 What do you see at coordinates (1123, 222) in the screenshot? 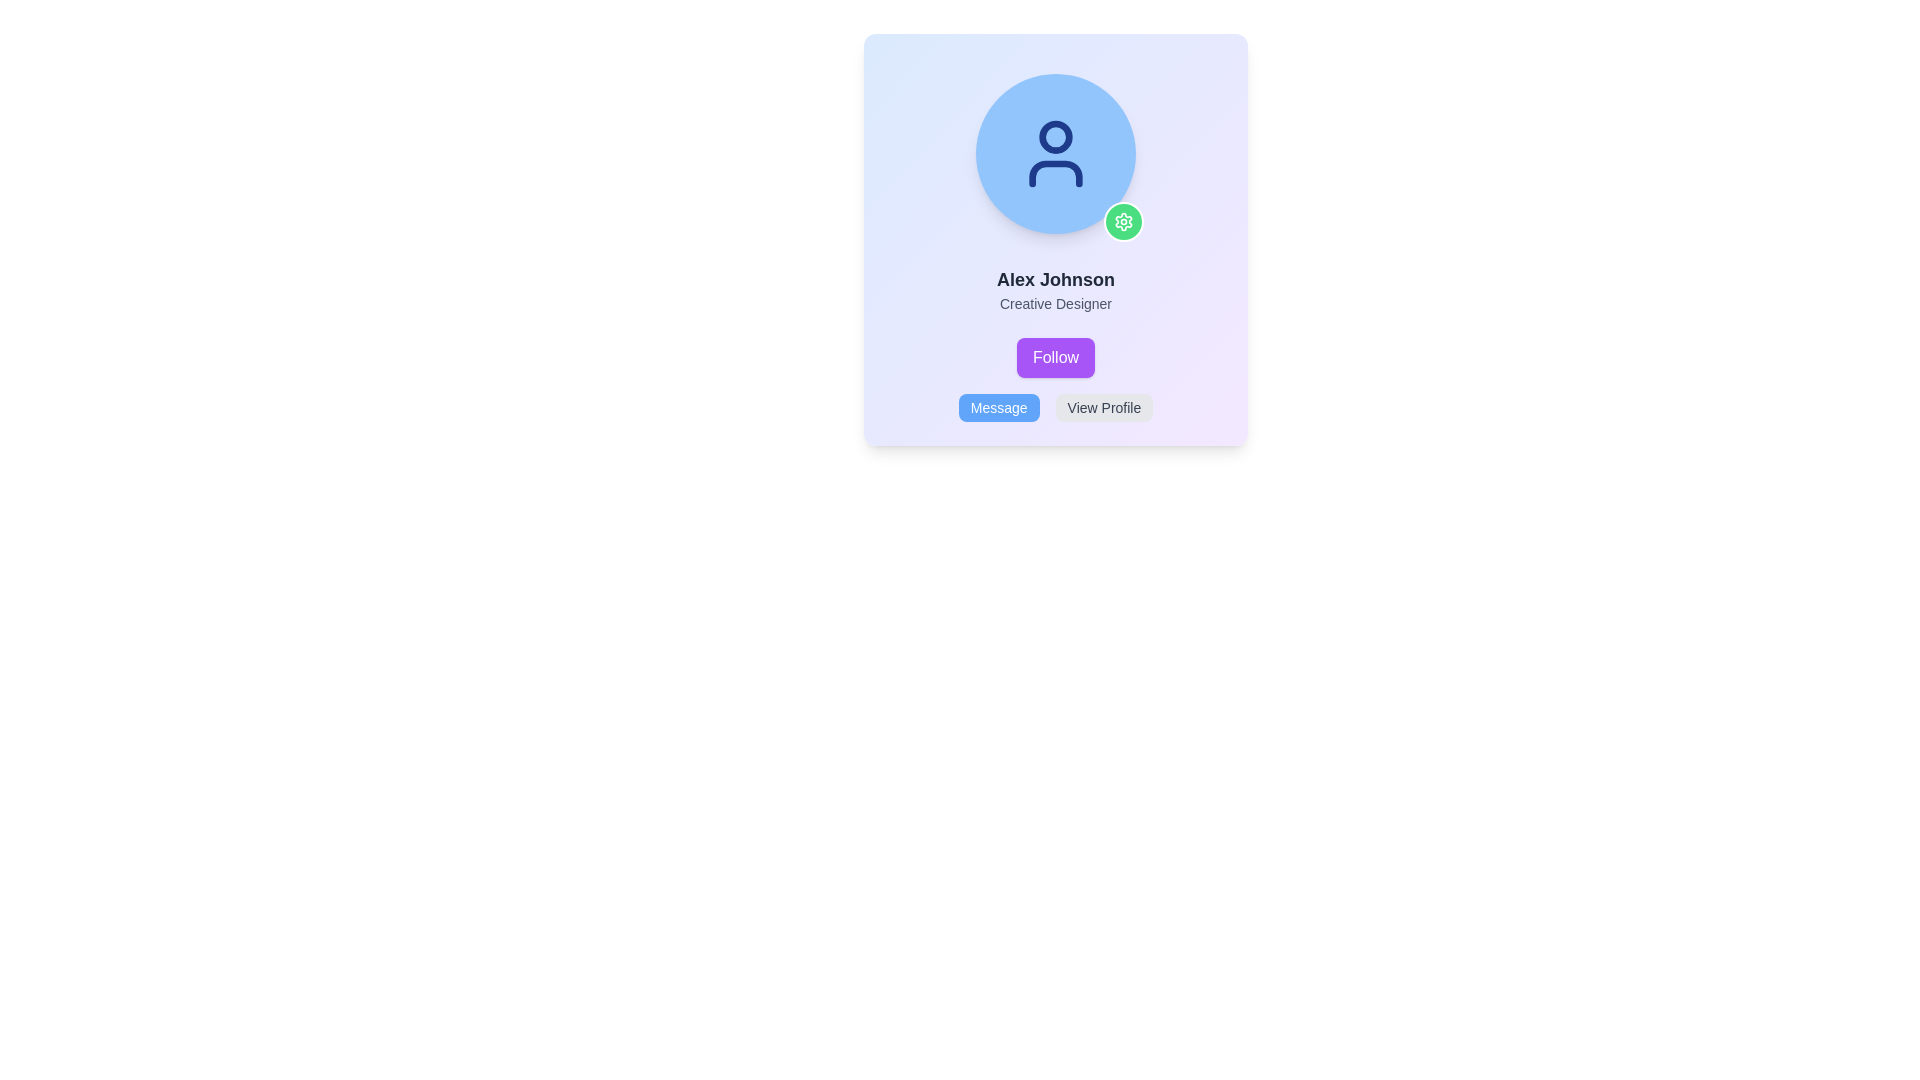
I see `the settings gear icon located at the center of a green circular badge in the bottom-right of the user profile section` at bounding box center [1123, 222].